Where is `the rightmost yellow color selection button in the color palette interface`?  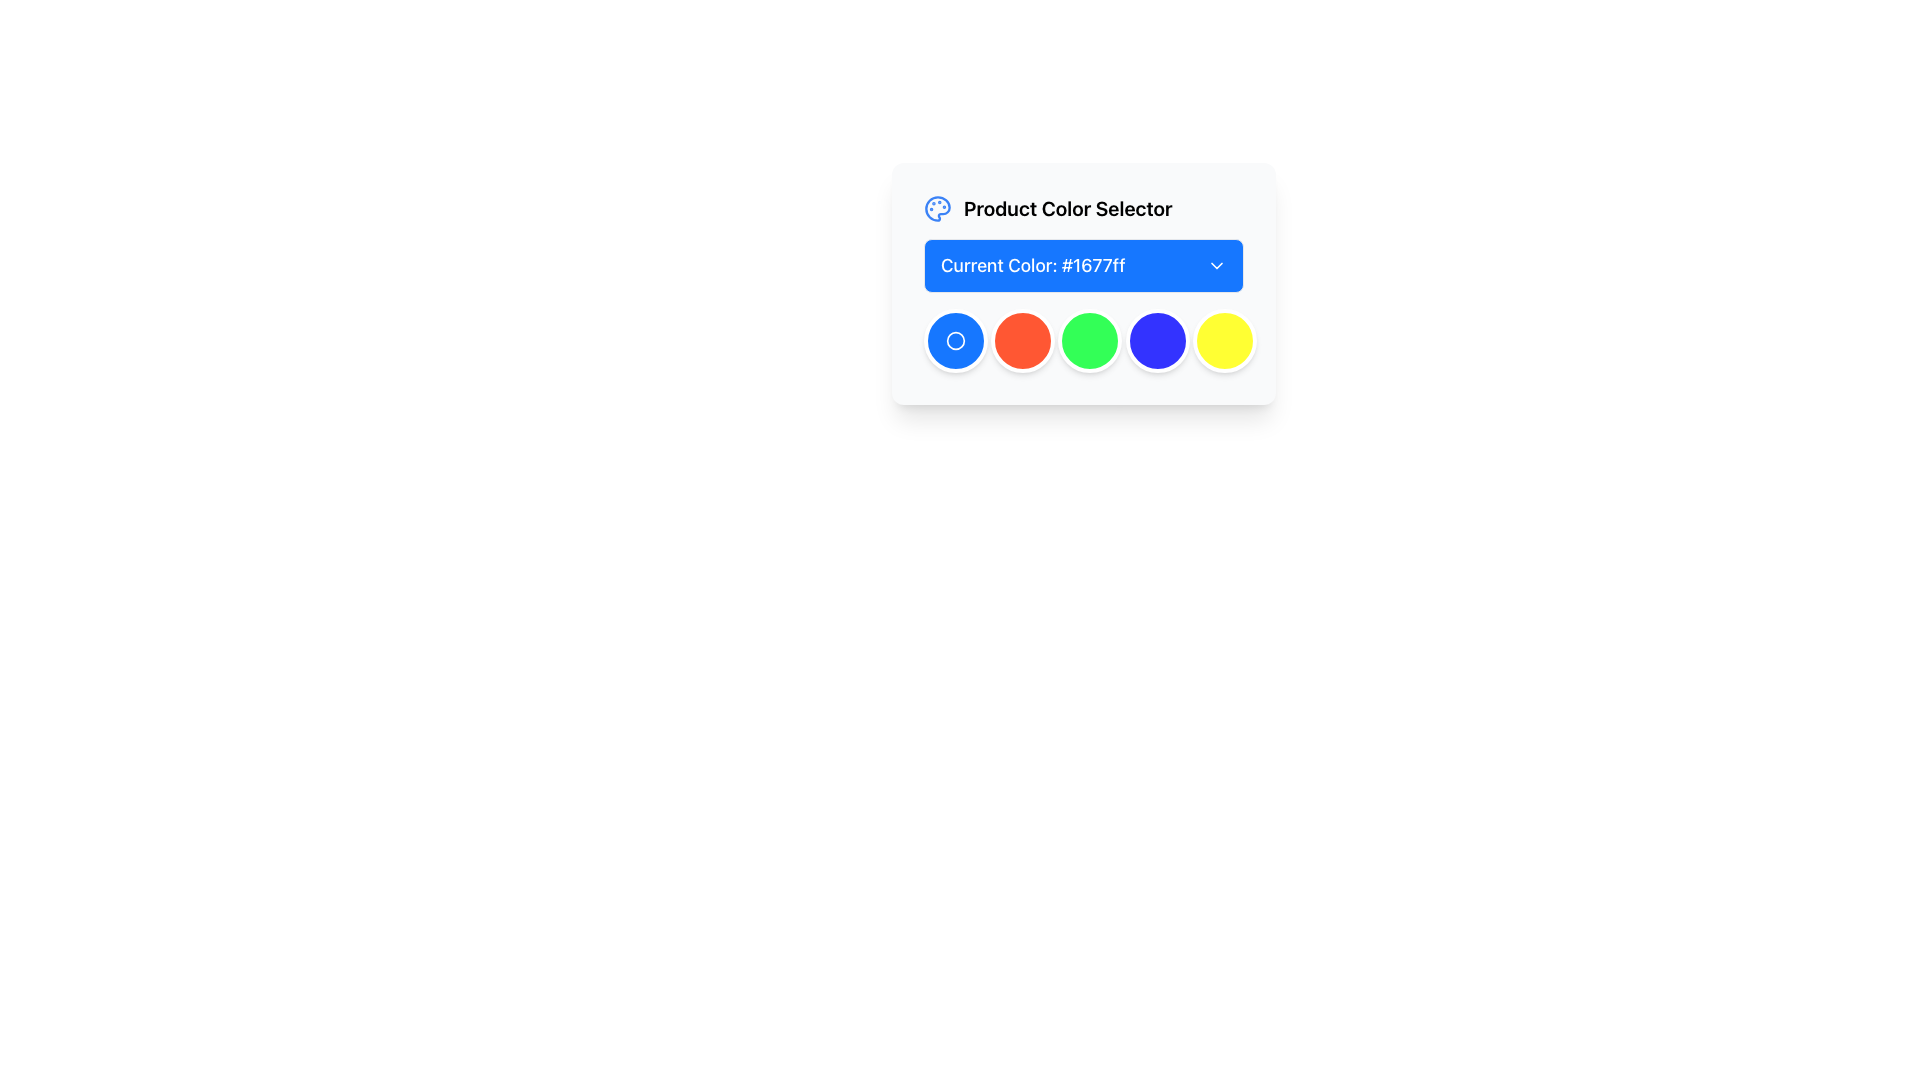
the rightmost yellow color selection button in the color palette interface is located at coordinates (1223, 339).